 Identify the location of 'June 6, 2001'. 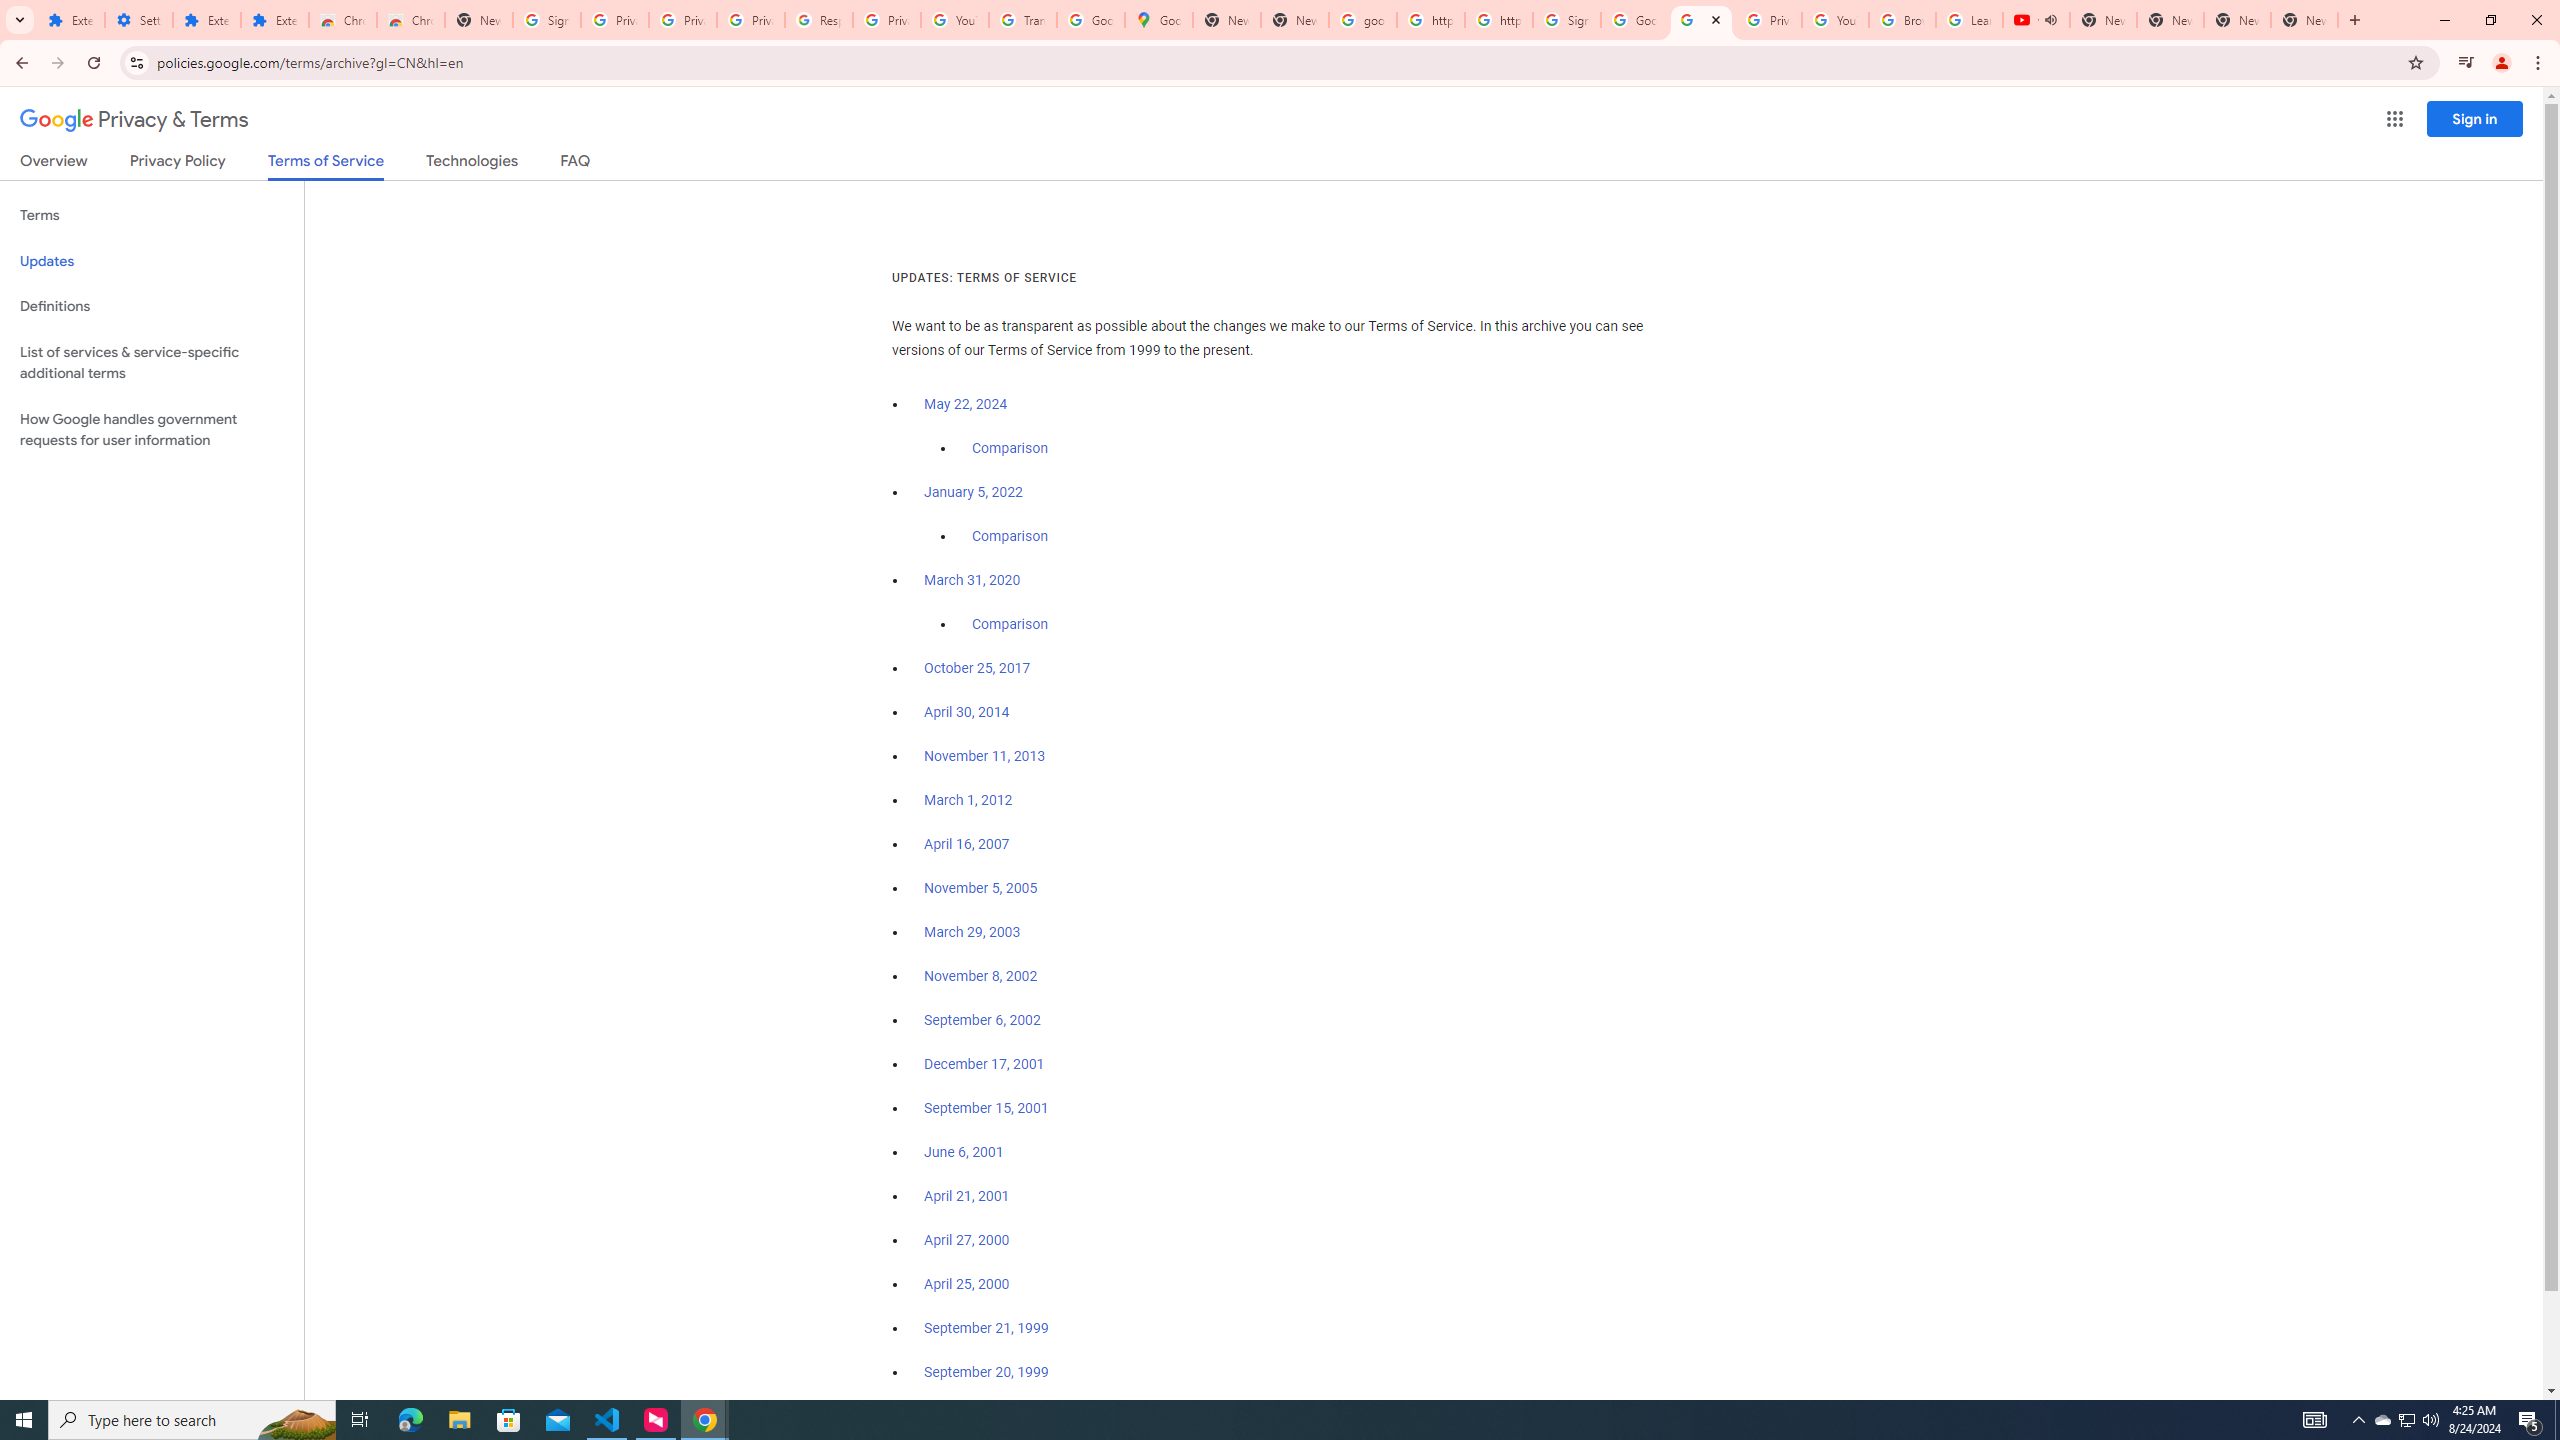
(962, 1152).